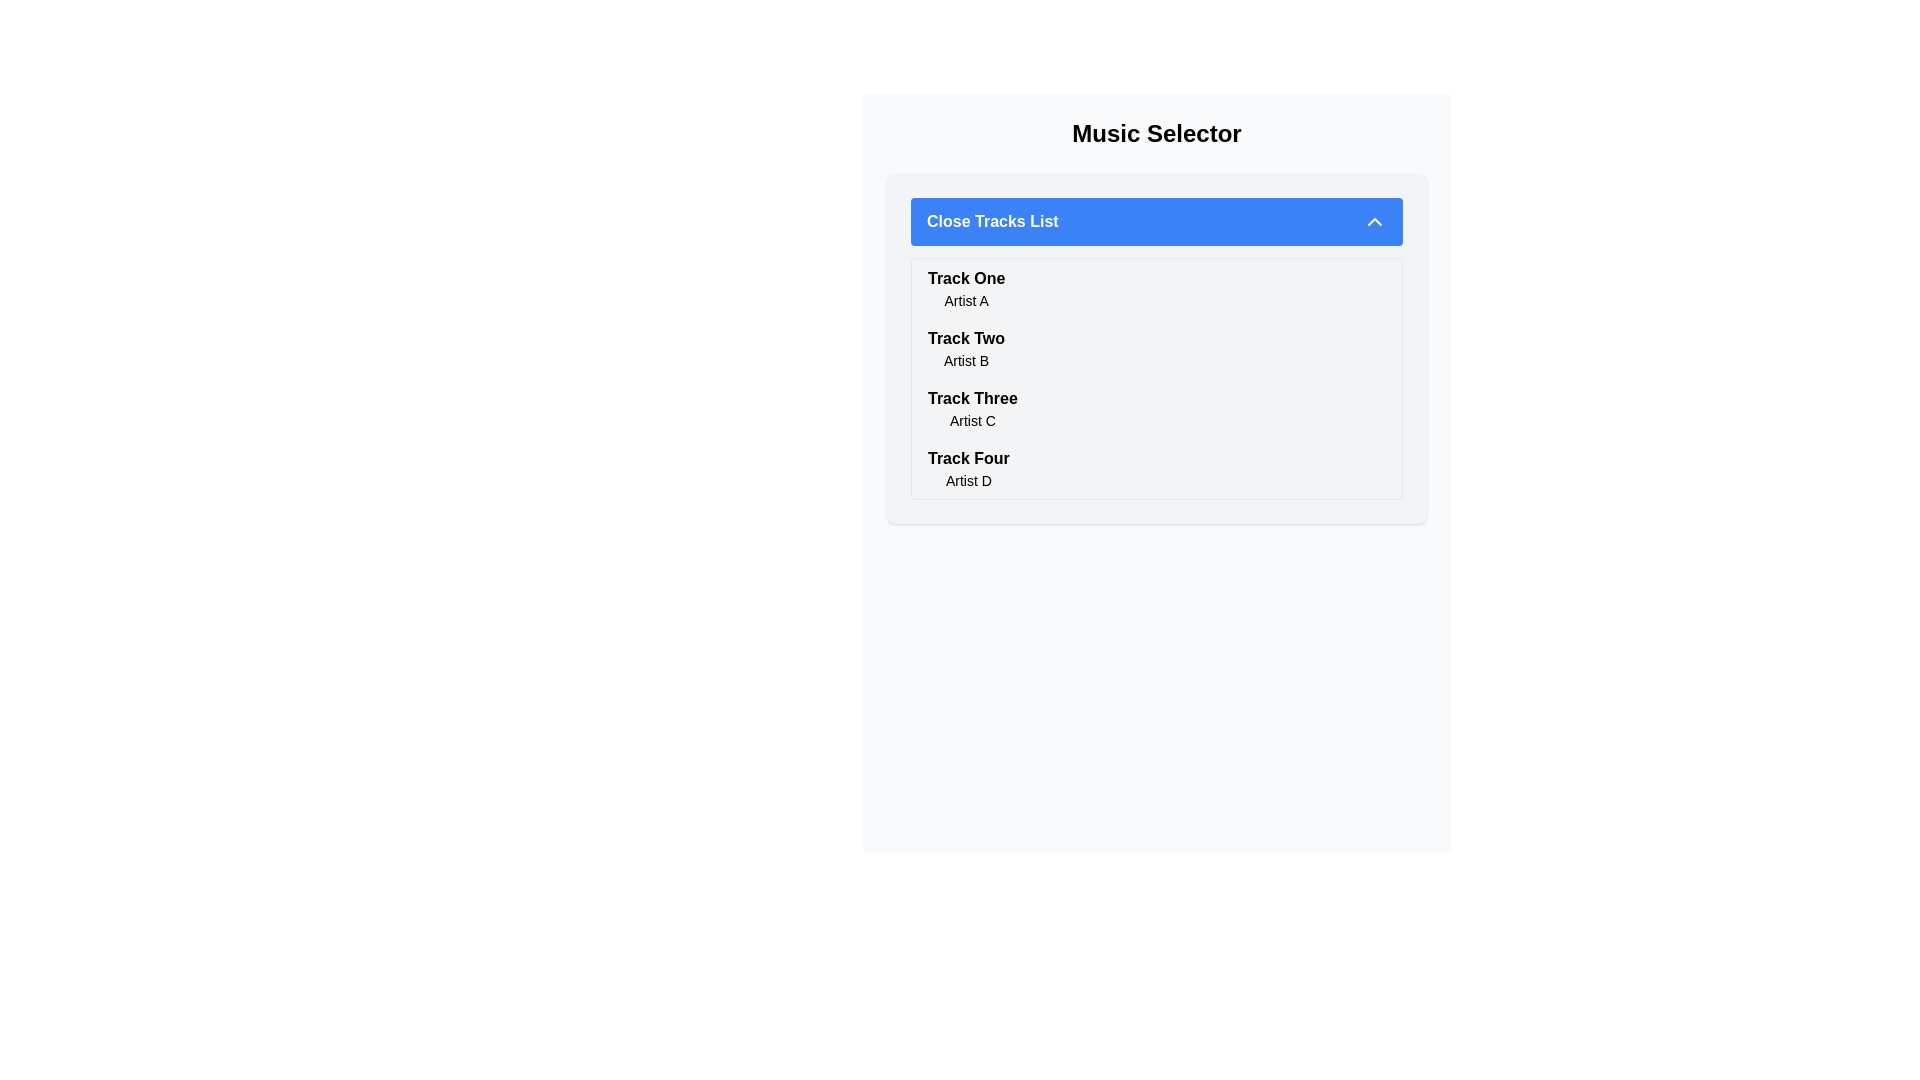 The height and width of the screenshot is (1080, 1920). What do you see at coordinates (1156, 222) in the screenshot?
I see `the blue button with rounded corners labeled 'Close Tracks List'` at bounding box center [1156, 222].